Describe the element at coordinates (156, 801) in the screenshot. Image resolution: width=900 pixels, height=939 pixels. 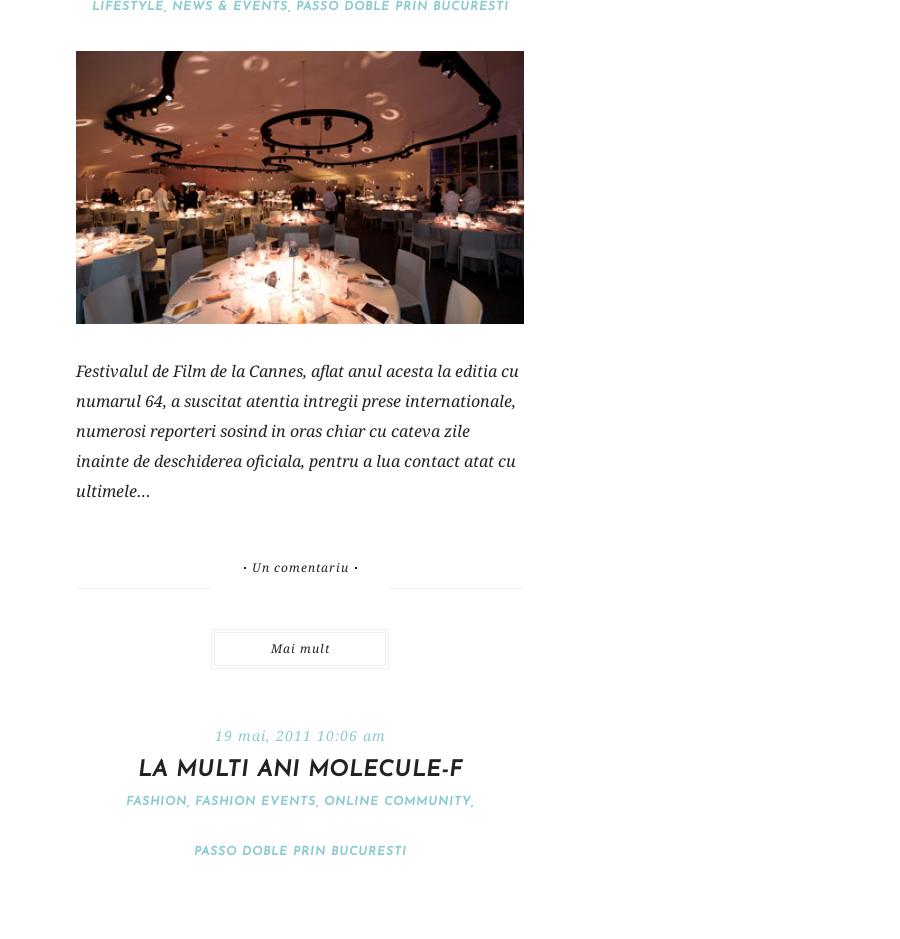
I see `'Fashion'` at that location.